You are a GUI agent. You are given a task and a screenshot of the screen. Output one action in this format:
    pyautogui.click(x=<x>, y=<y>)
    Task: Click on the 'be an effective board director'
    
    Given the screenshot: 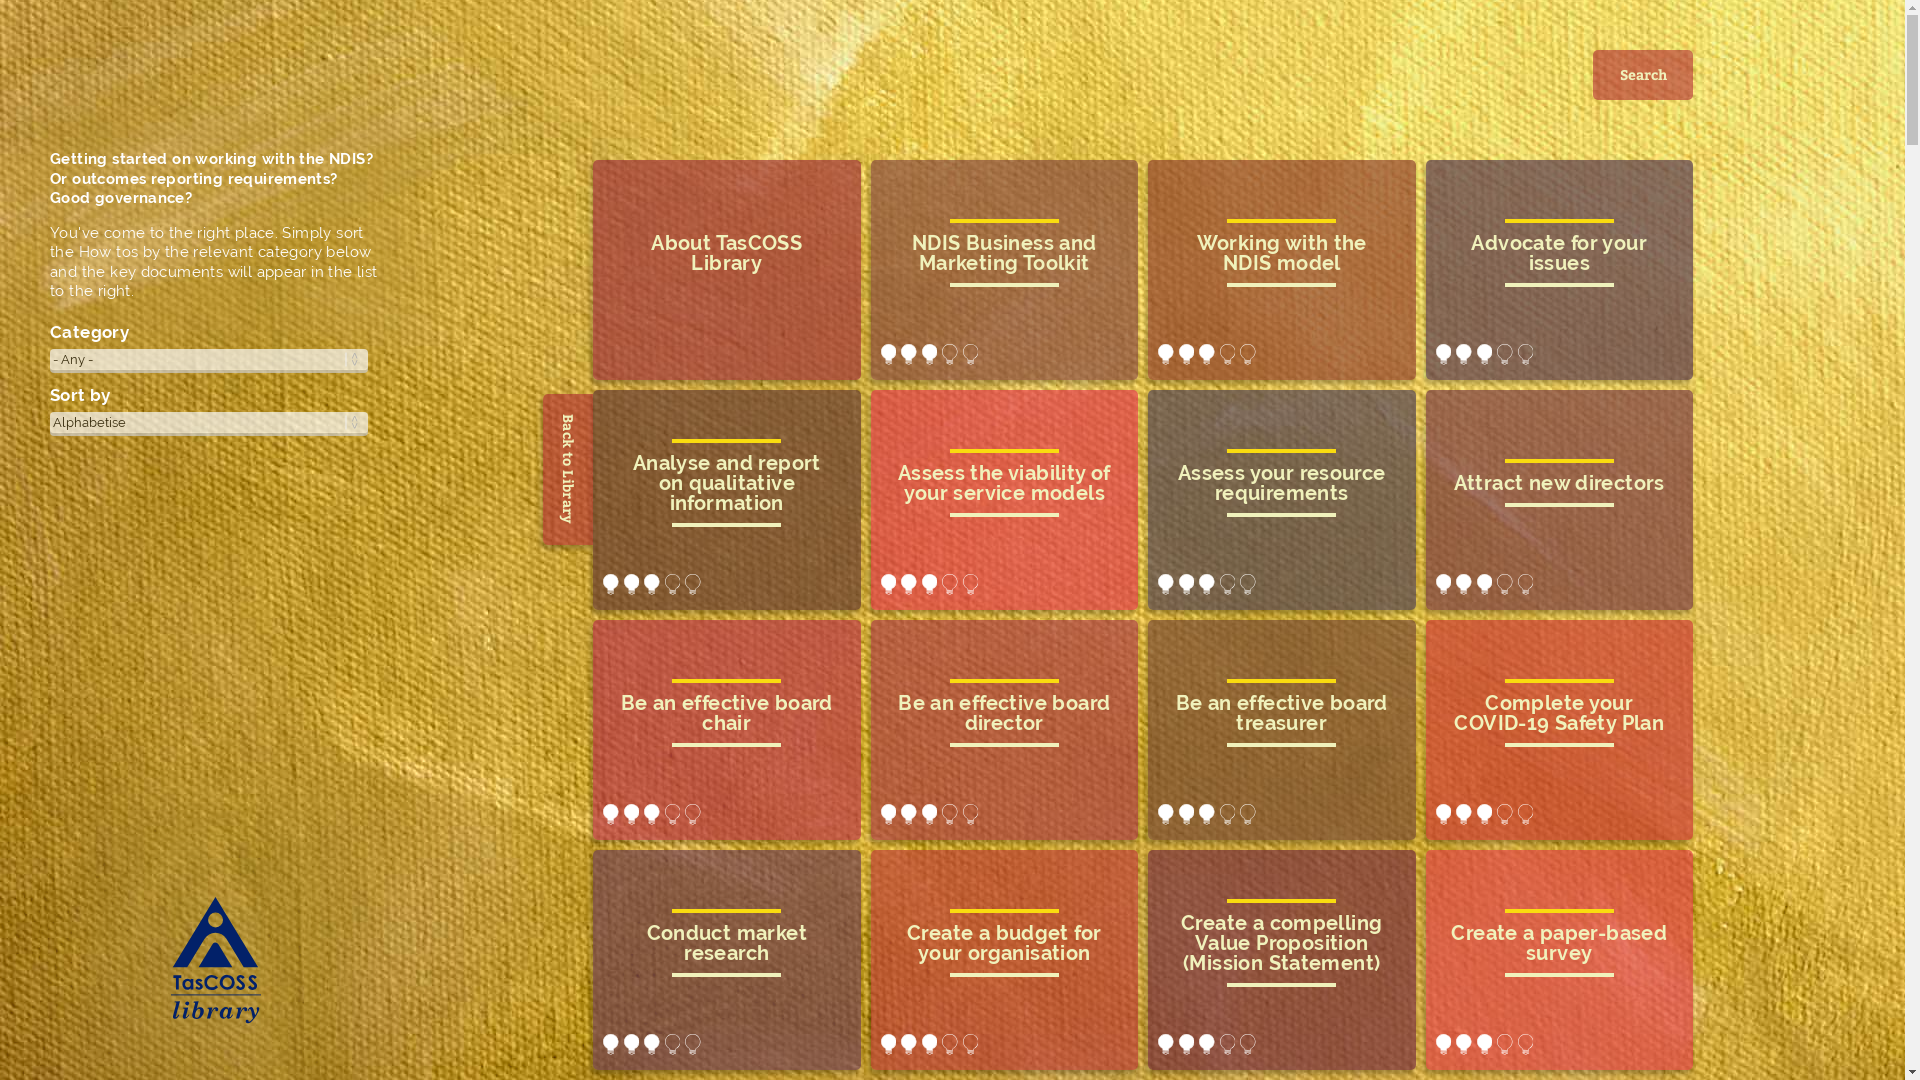 What is the action you would take?
    pyautogui.click(x=1003, y=729)
    